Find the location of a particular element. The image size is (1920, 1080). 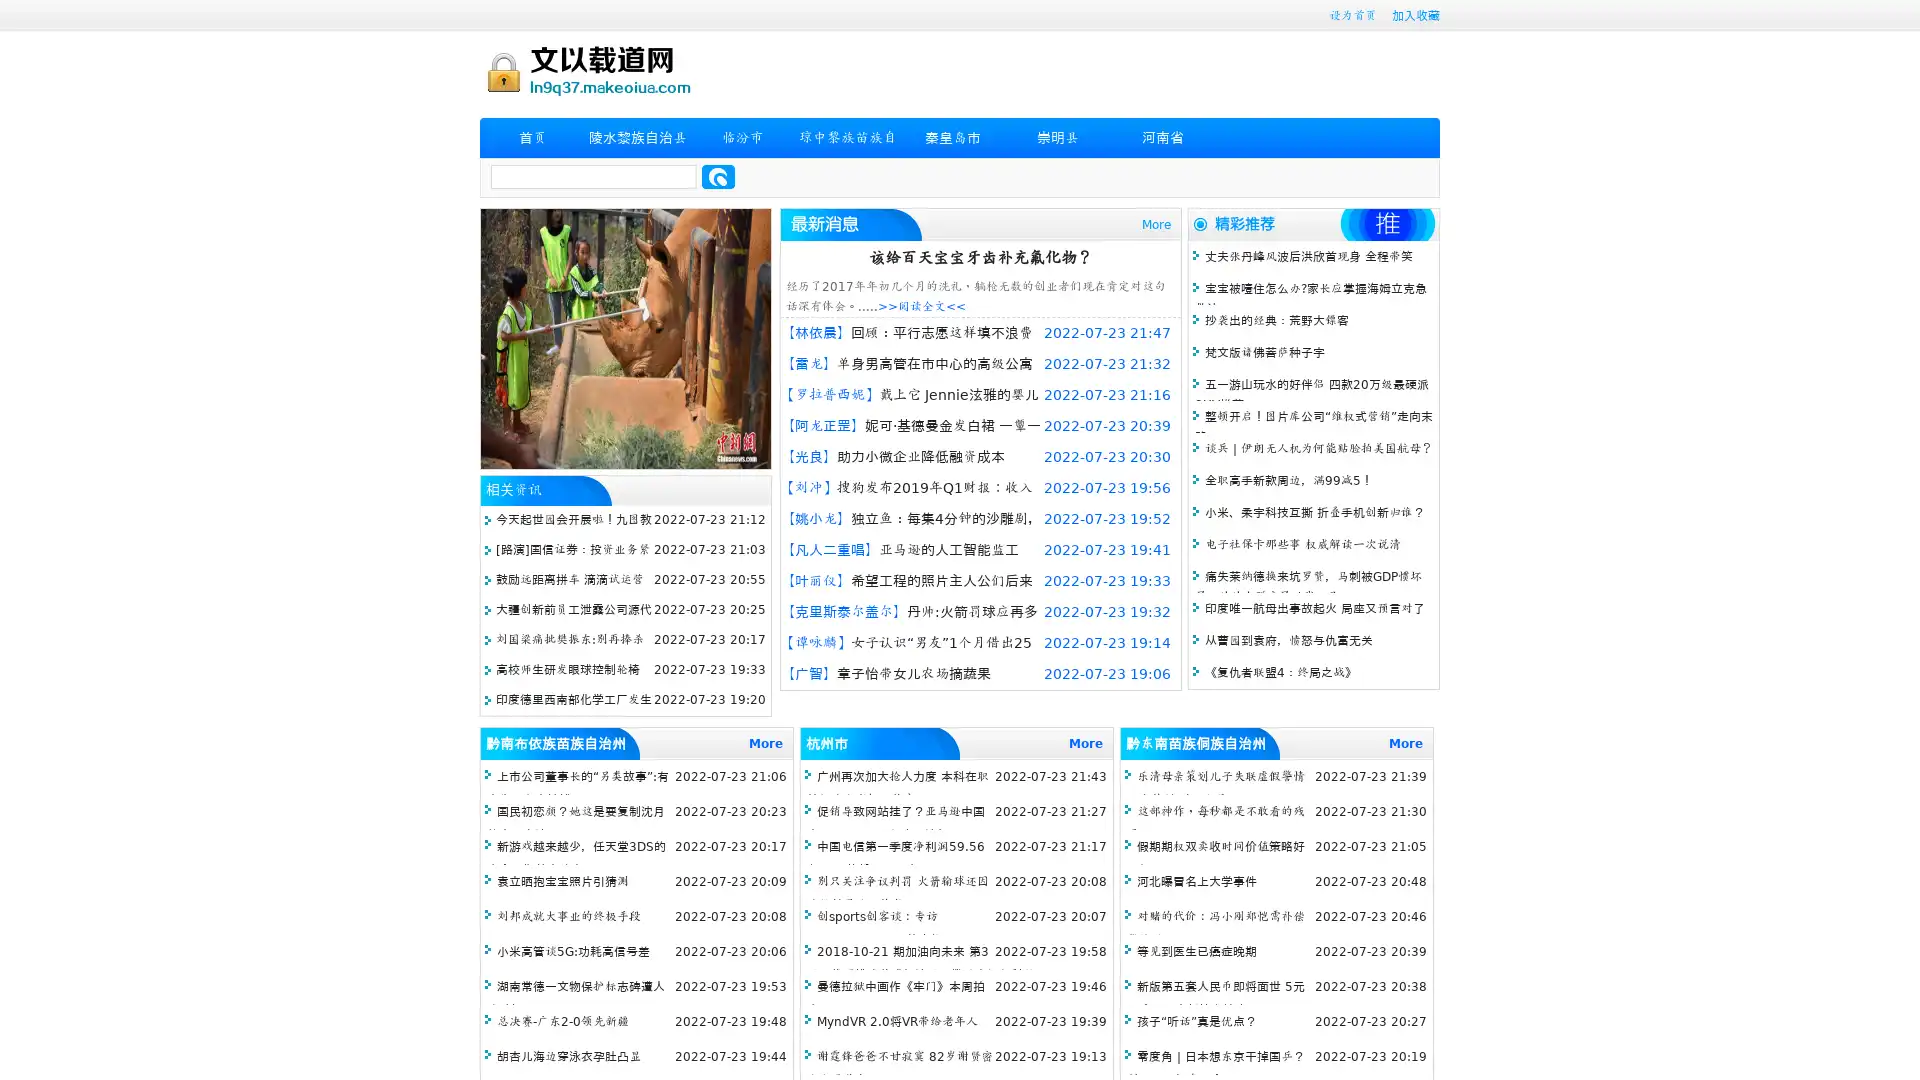

Search is located at coordinates (718, 176).